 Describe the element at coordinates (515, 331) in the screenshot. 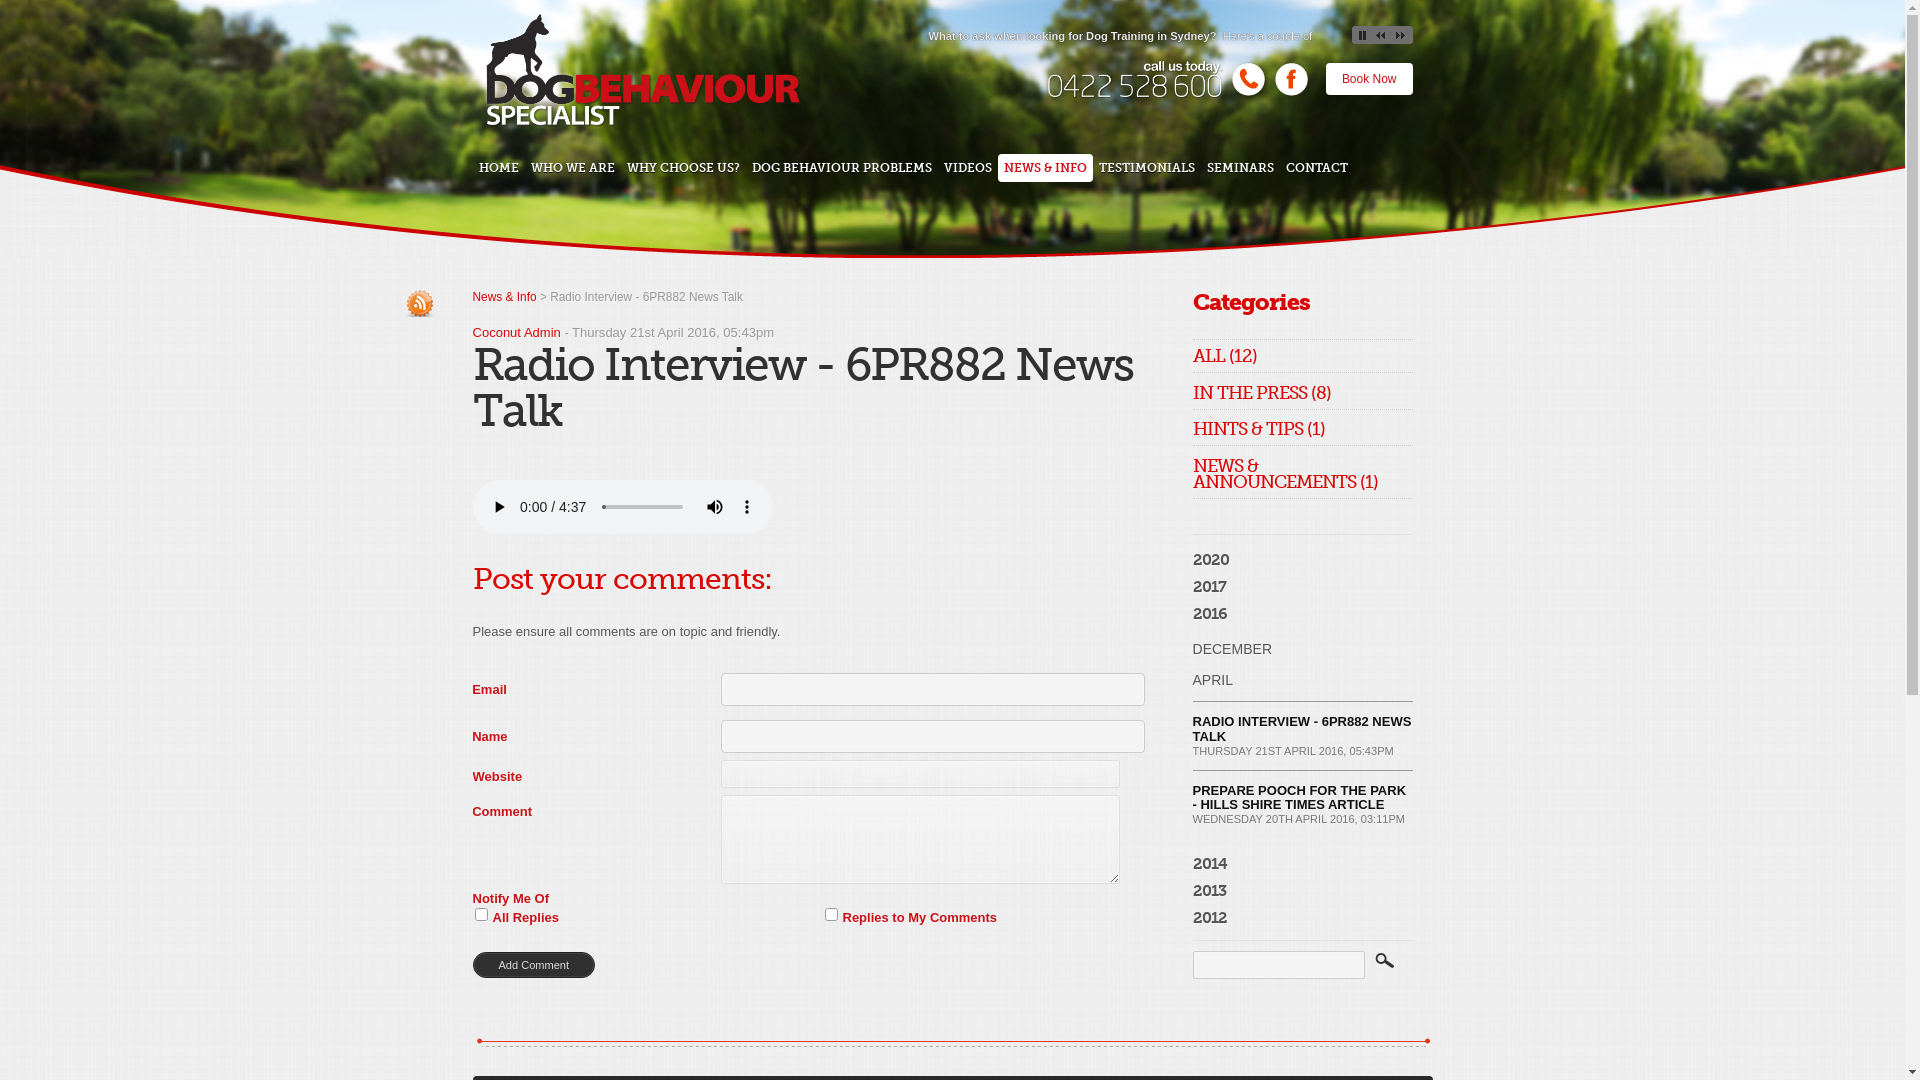

I see `'Coconut Admin'` at that location.